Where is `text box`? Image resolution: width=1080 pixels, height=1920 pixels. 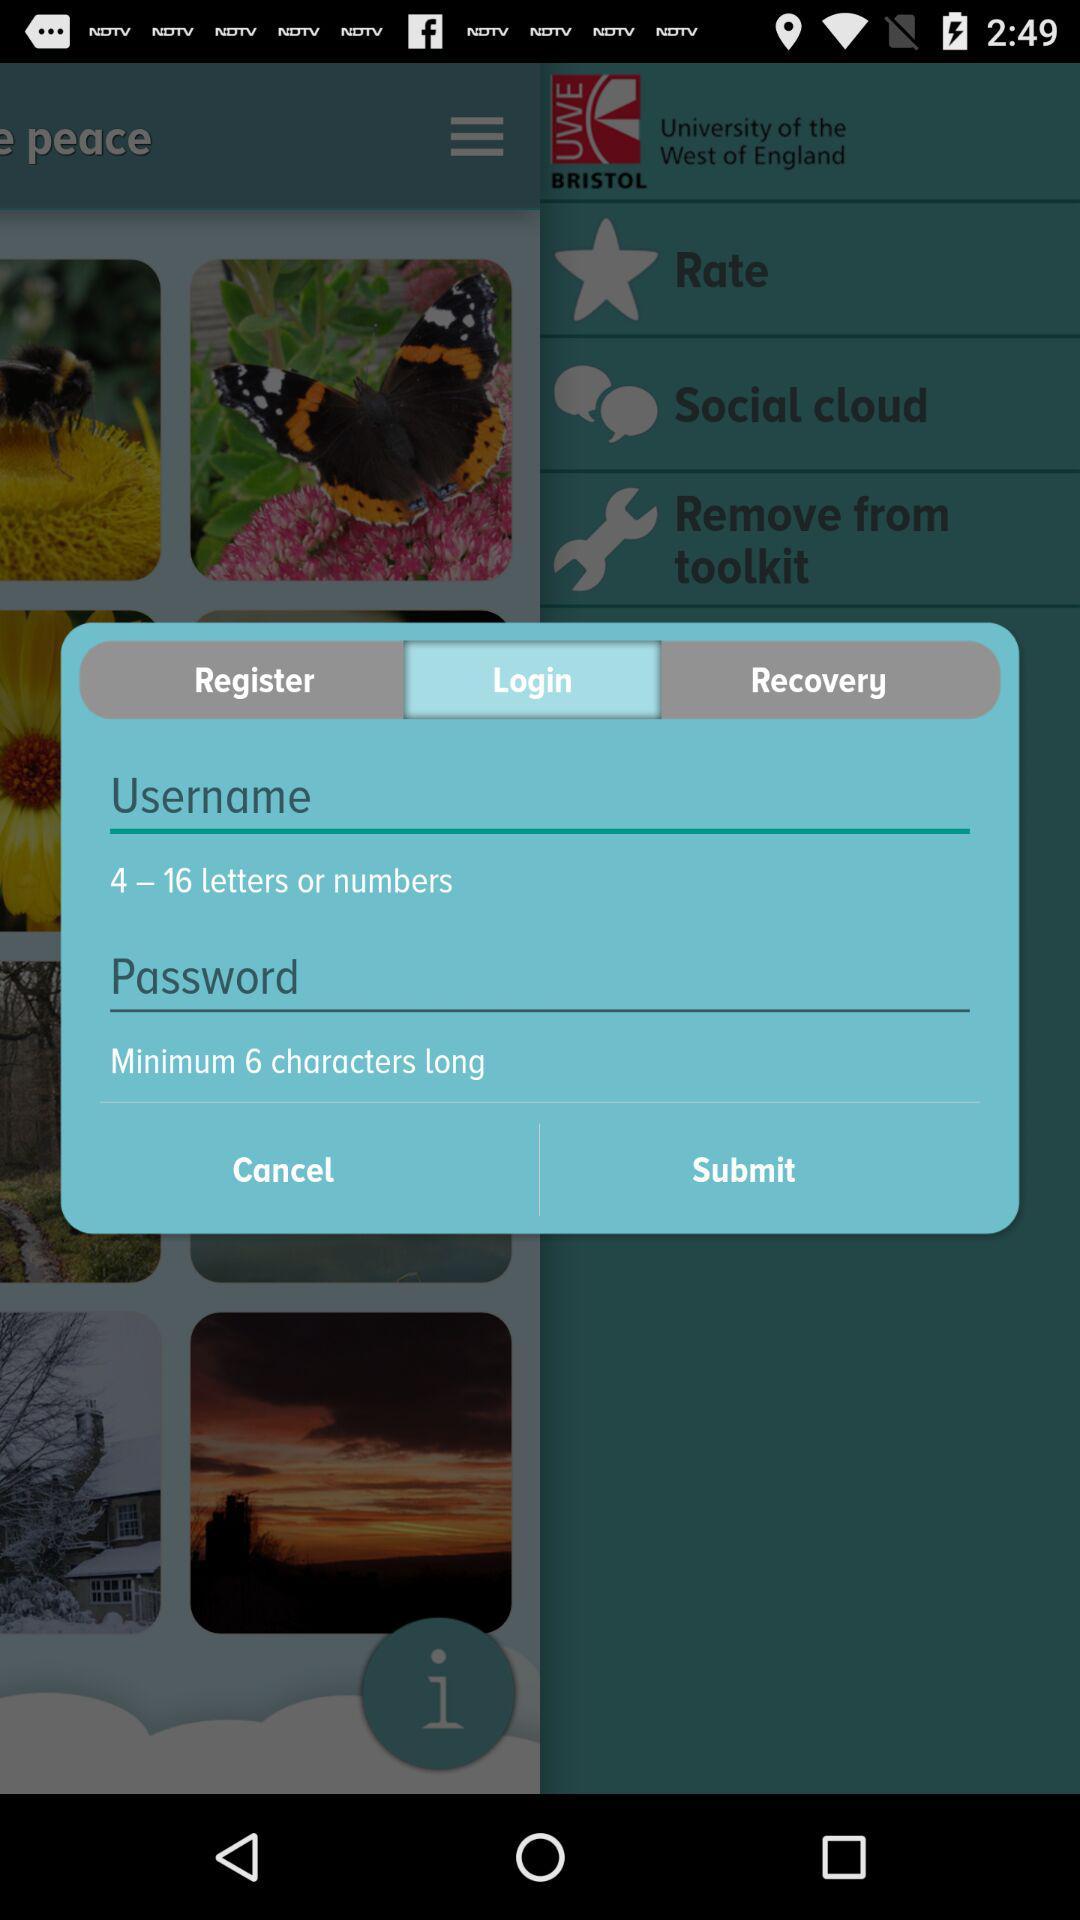 text box is located at coordinates (540, 795).